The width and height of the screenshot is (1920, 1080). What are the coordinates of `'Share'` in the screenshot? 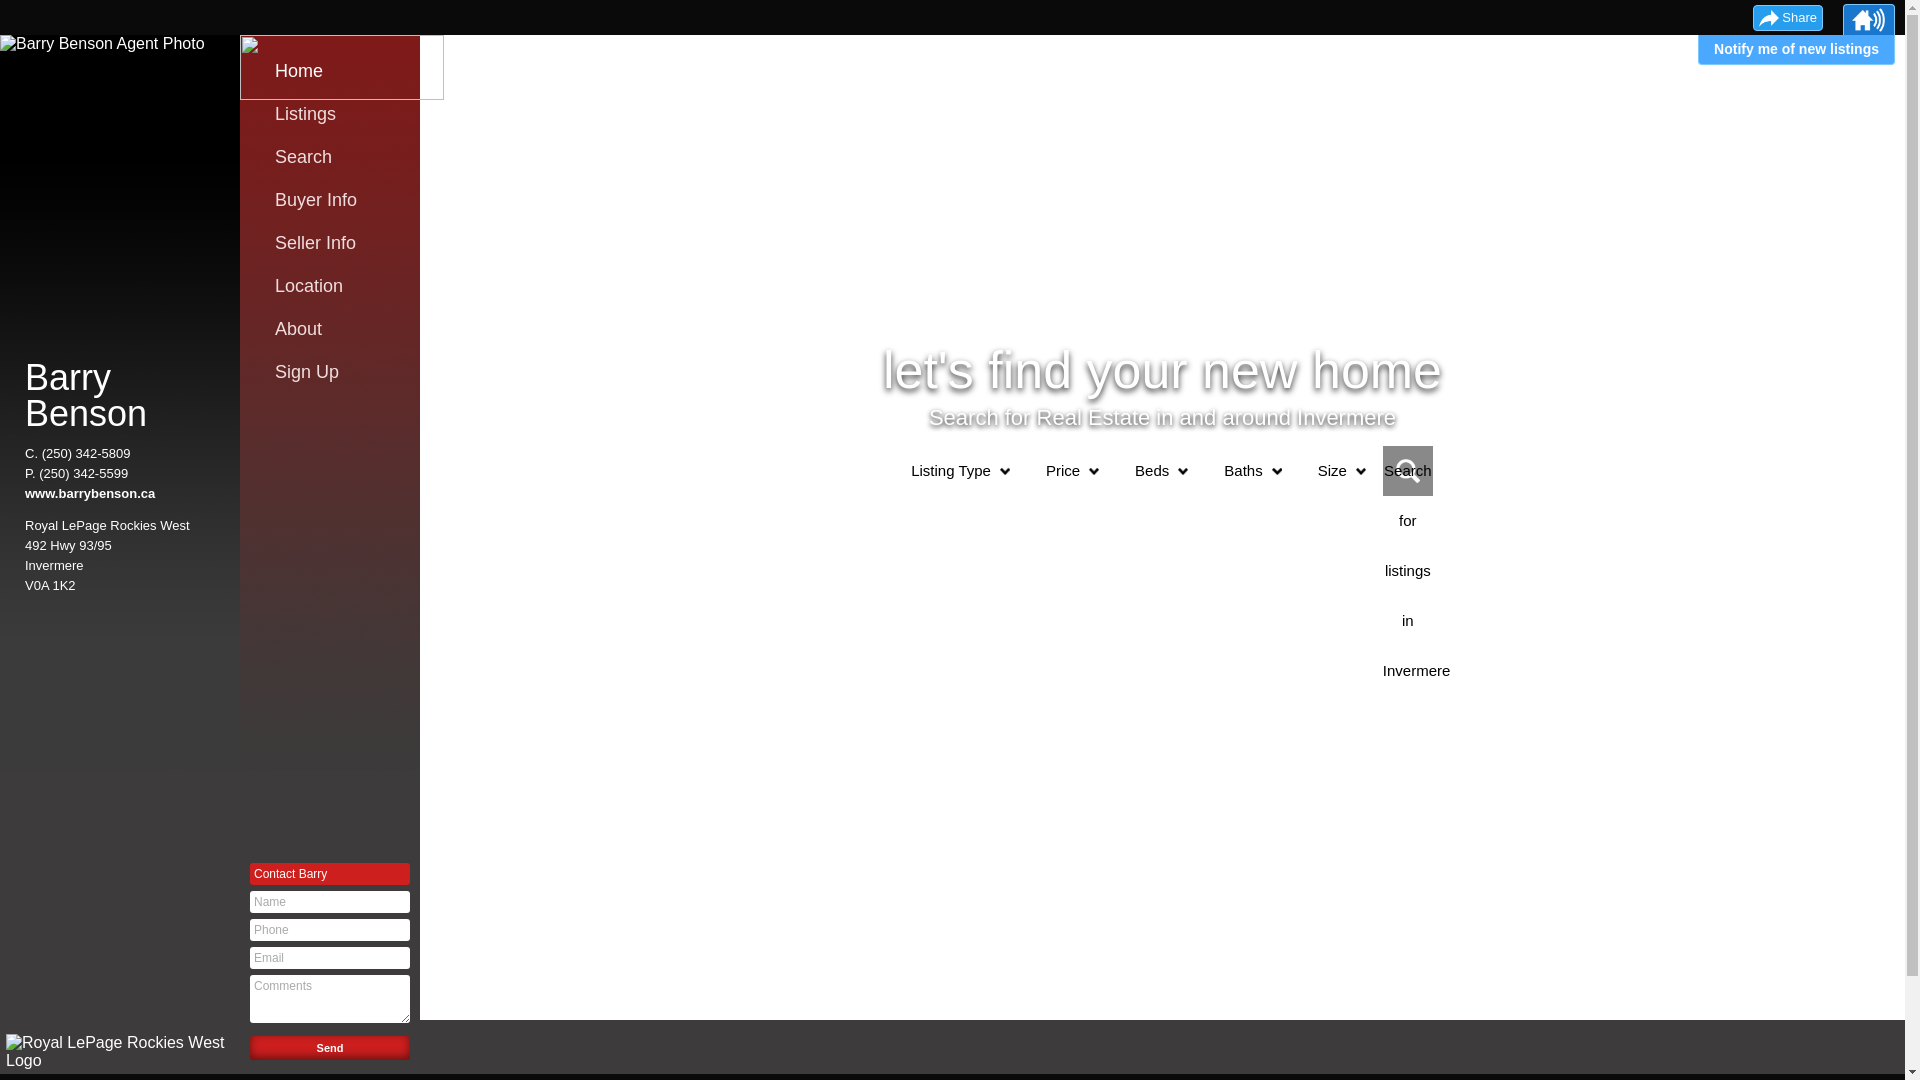 It's located at (1787, 18).